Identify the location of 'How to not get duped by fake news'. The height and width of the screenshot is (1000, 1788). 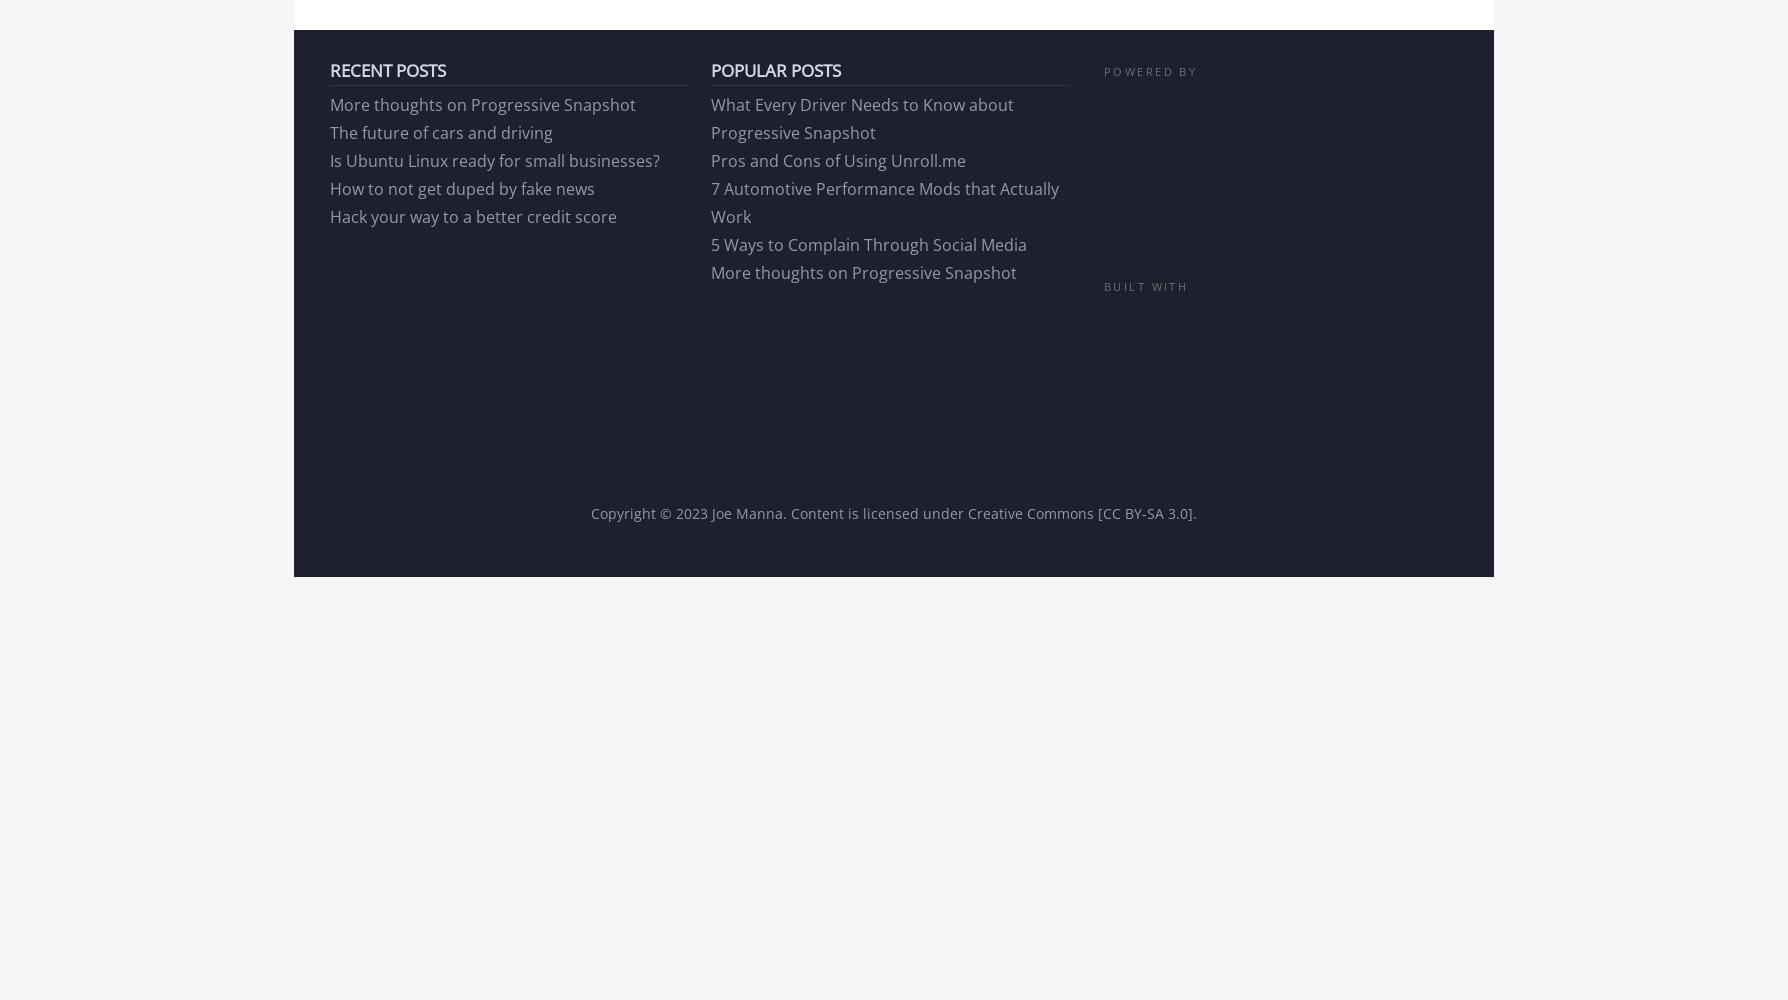
(461, 188).